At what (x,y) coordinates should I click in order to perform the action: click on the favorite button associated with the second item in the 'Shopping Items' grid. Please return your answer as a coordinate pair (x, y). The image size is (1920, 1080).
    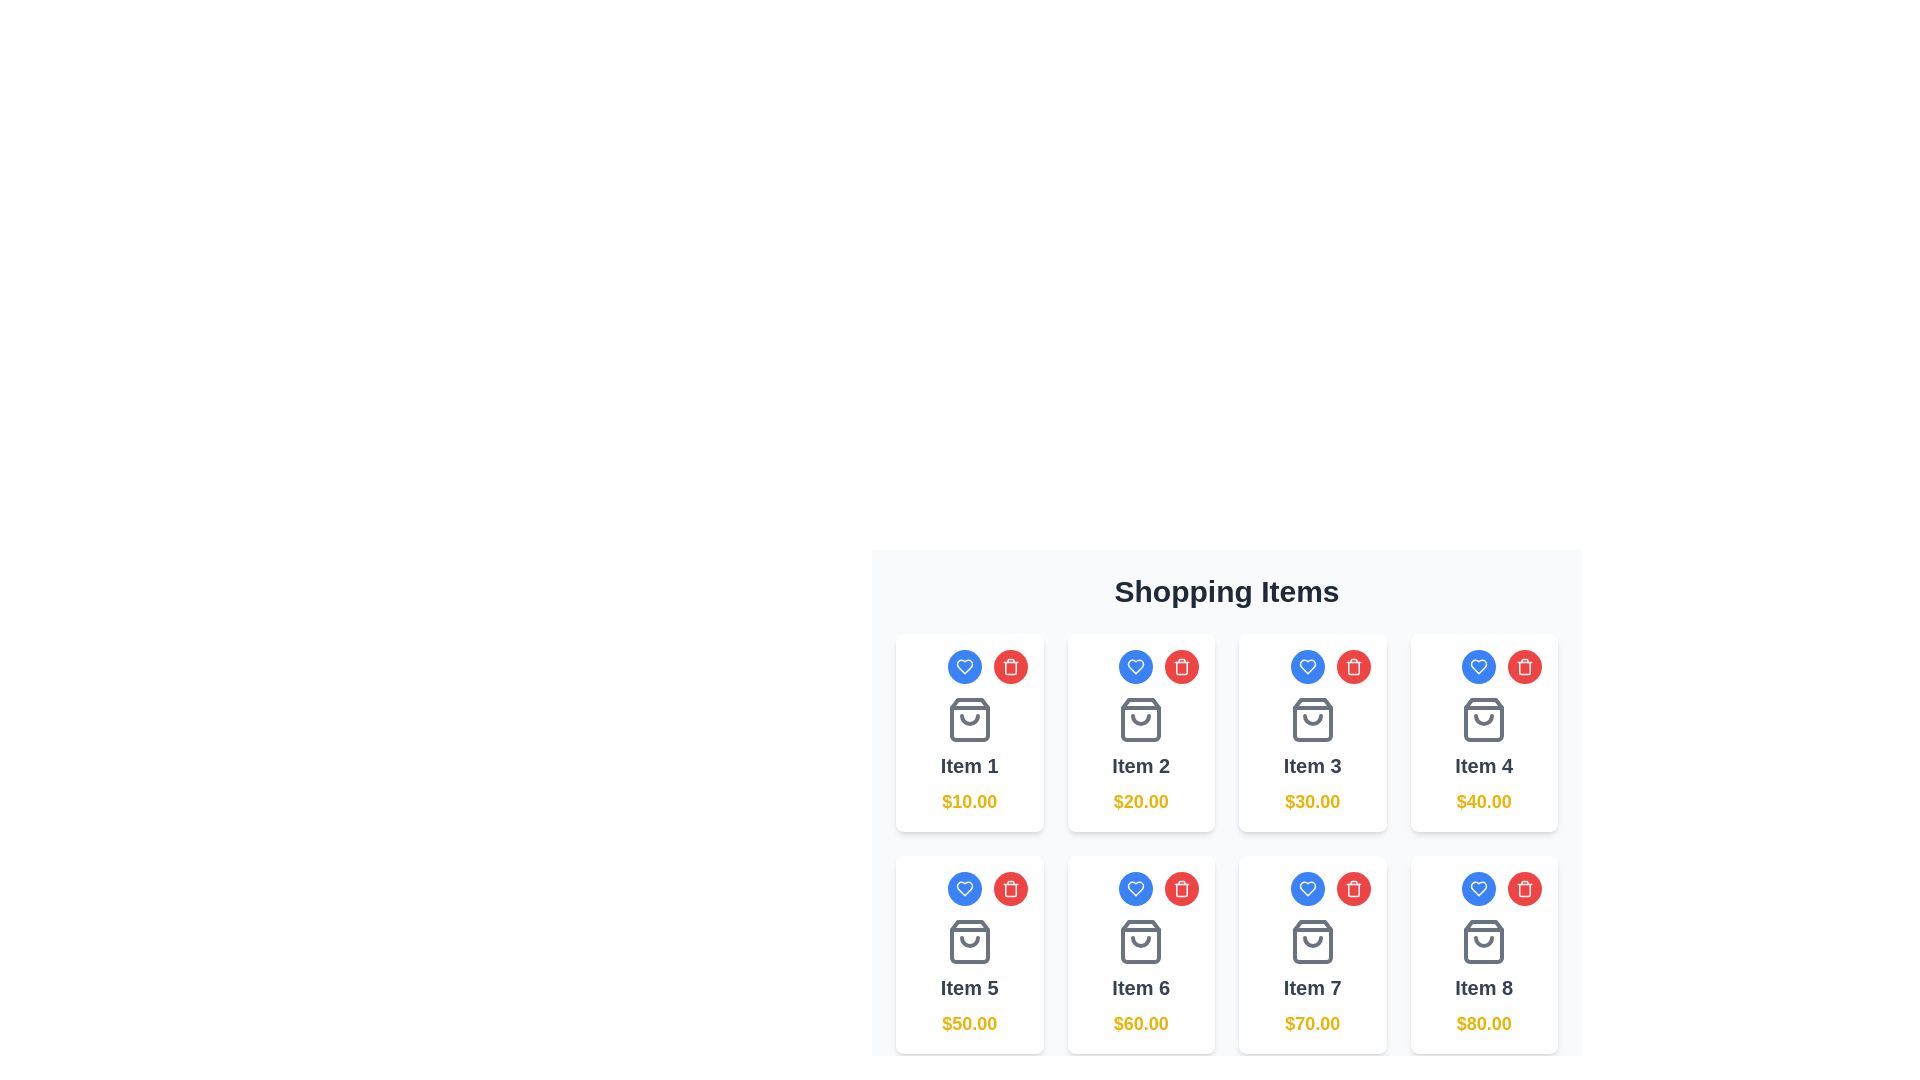
    Looking at the image, I should click on (1136, 667).